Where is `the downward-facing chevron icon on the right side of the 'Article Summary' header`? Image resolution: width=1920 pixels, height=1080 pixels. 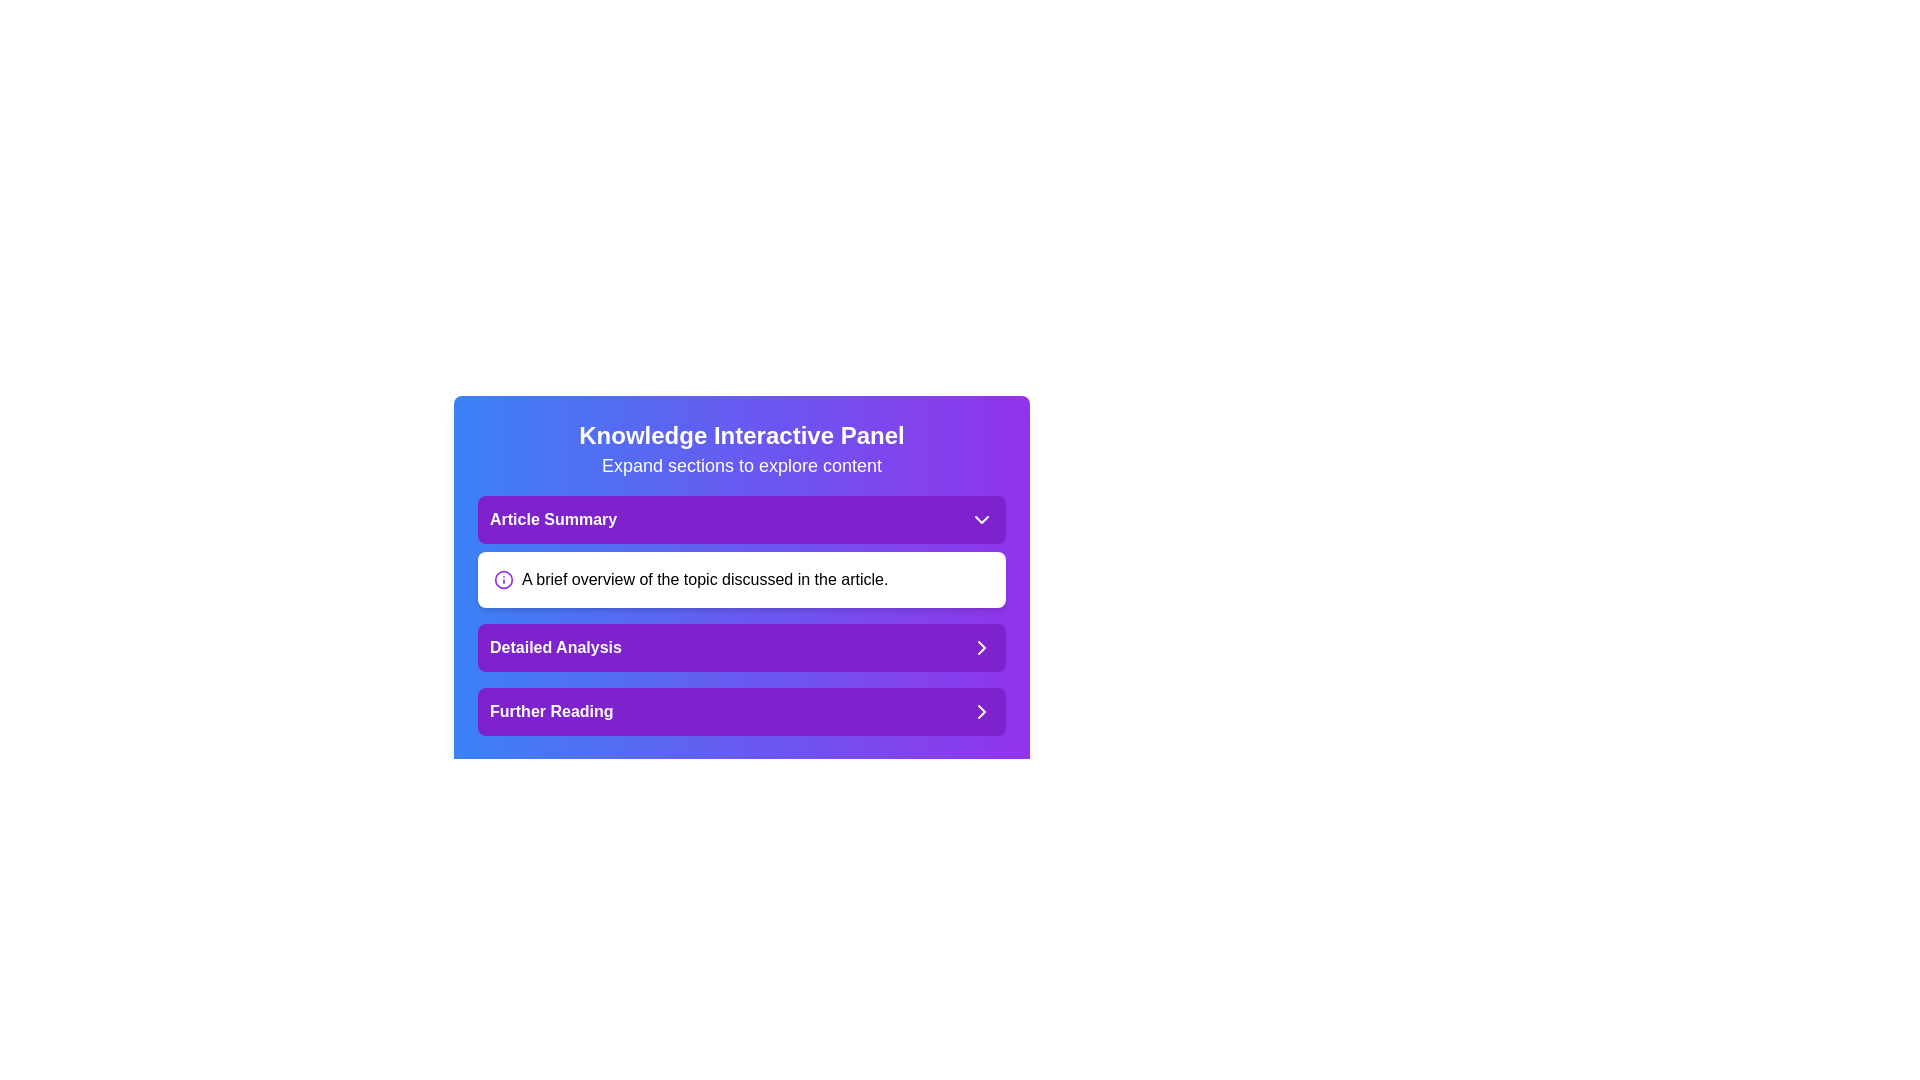
the downward-facing chevron icon on the right side of the 'Article Summary' header is located at coordinates (982, 519).